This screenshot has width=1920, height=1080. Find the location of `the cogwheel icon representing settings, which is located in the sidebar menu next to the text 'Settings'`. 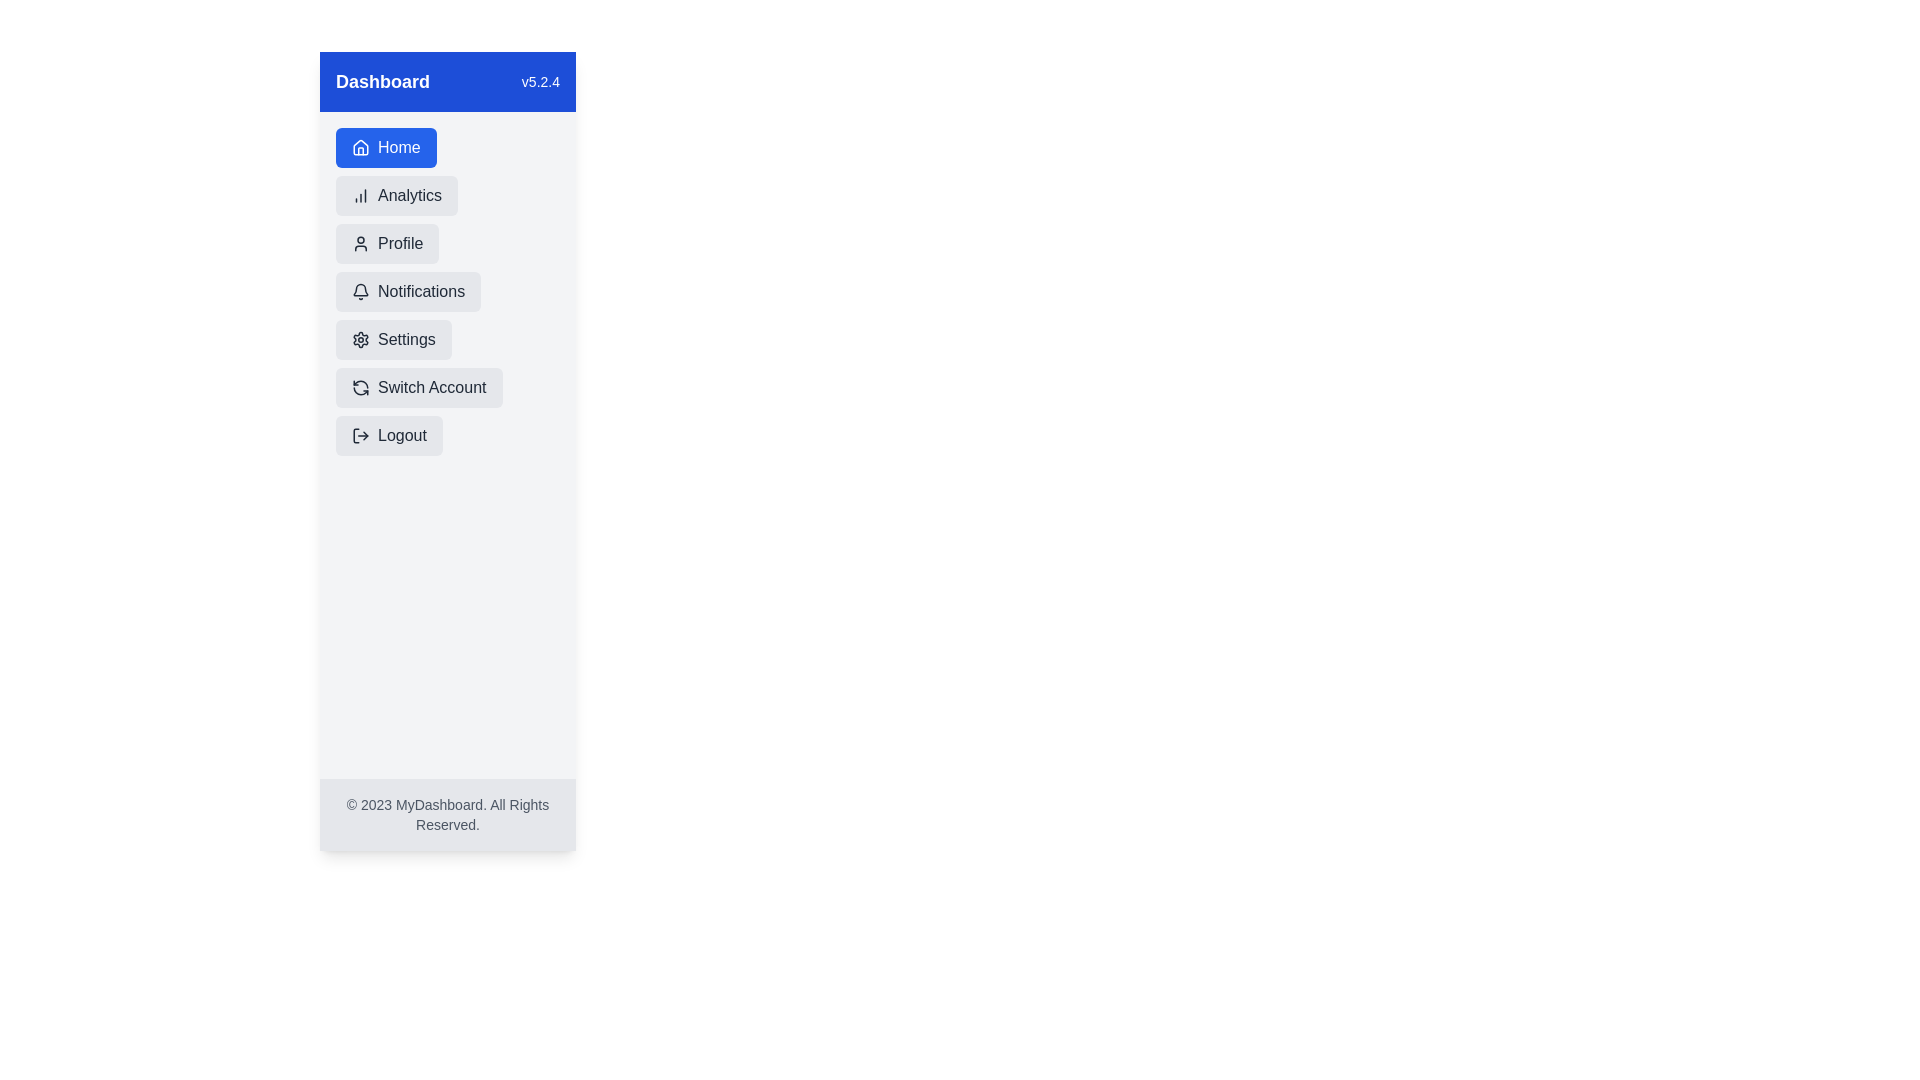

the cogwheel icon representing settings, which is located in the sidebar menu next to the text 'Settings' is located at coordinates (360, 338).